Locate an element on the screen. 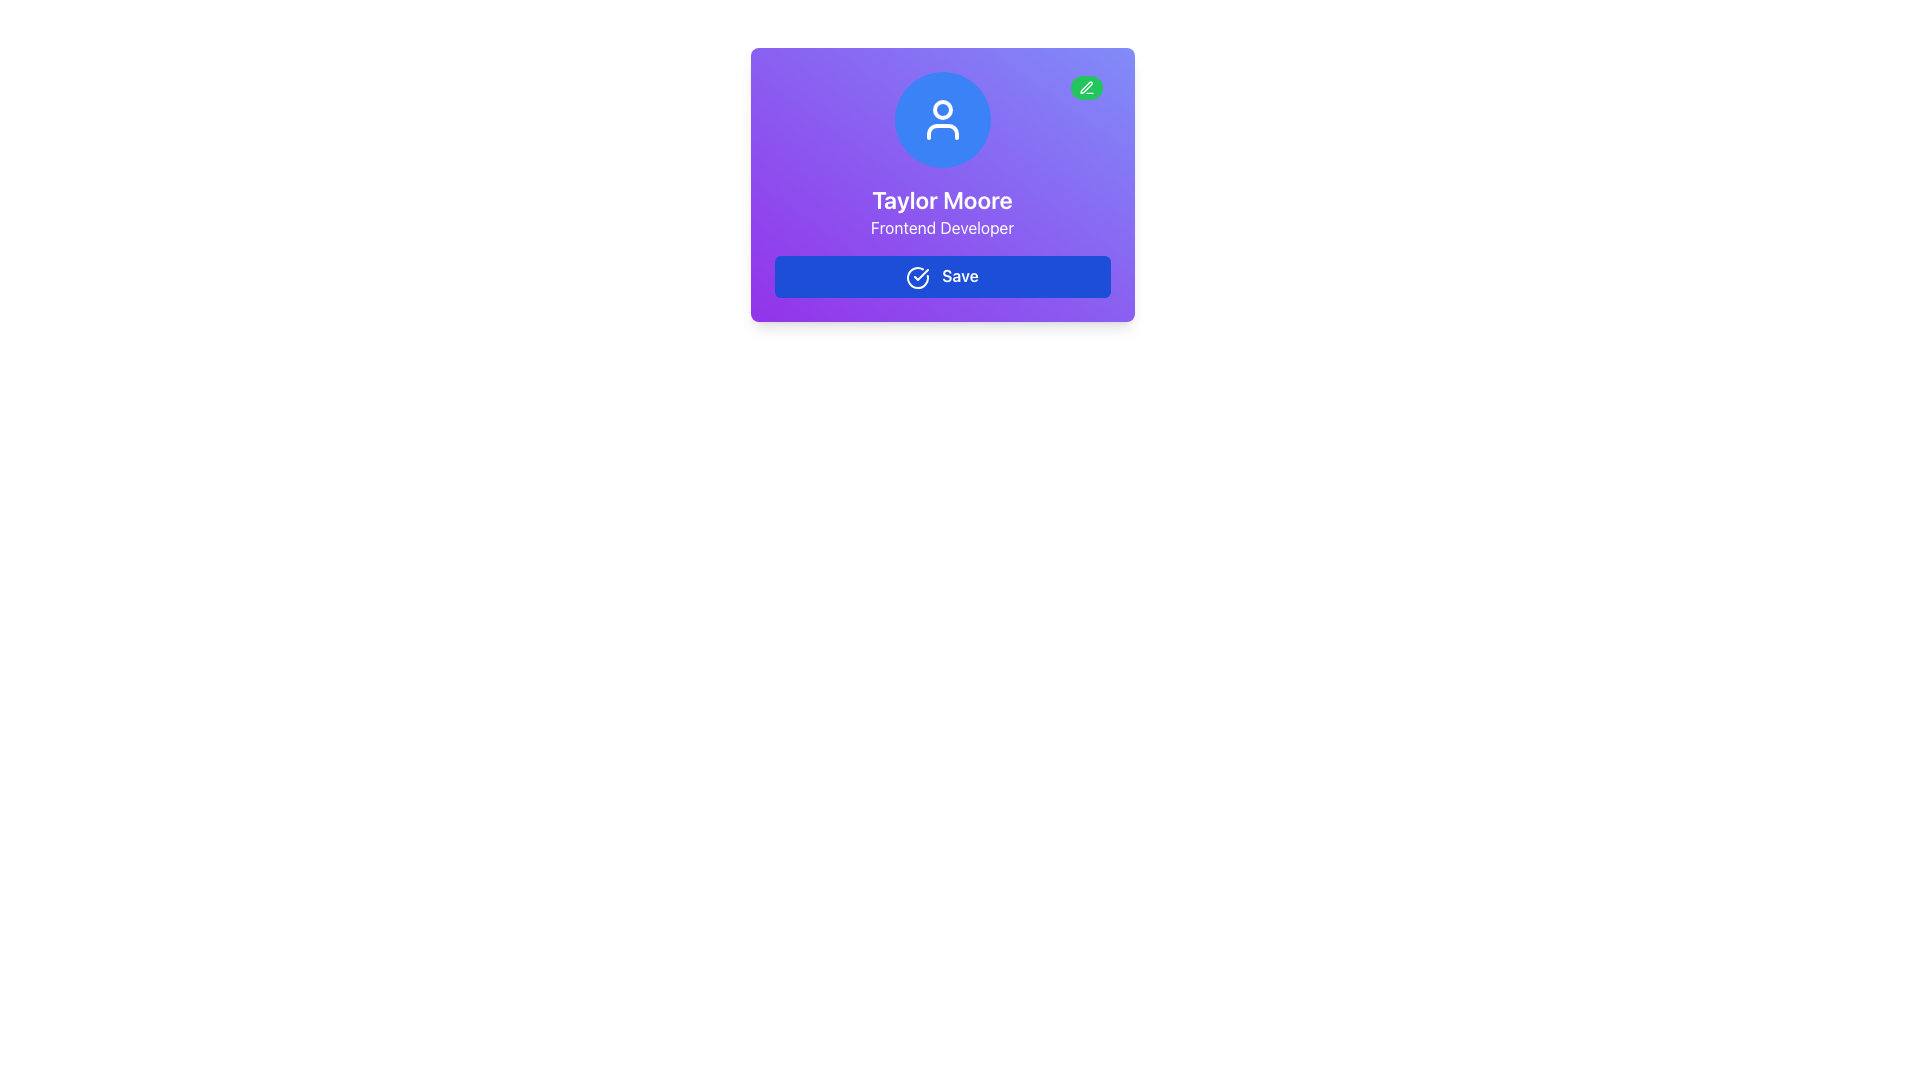 Image resolution: width=1920 pixels, height=1080 pixels. the blue circular graphic component located at the top center of the user profile card interface, which serves as part of a user avatar representation is located at coordinates (941, 110).